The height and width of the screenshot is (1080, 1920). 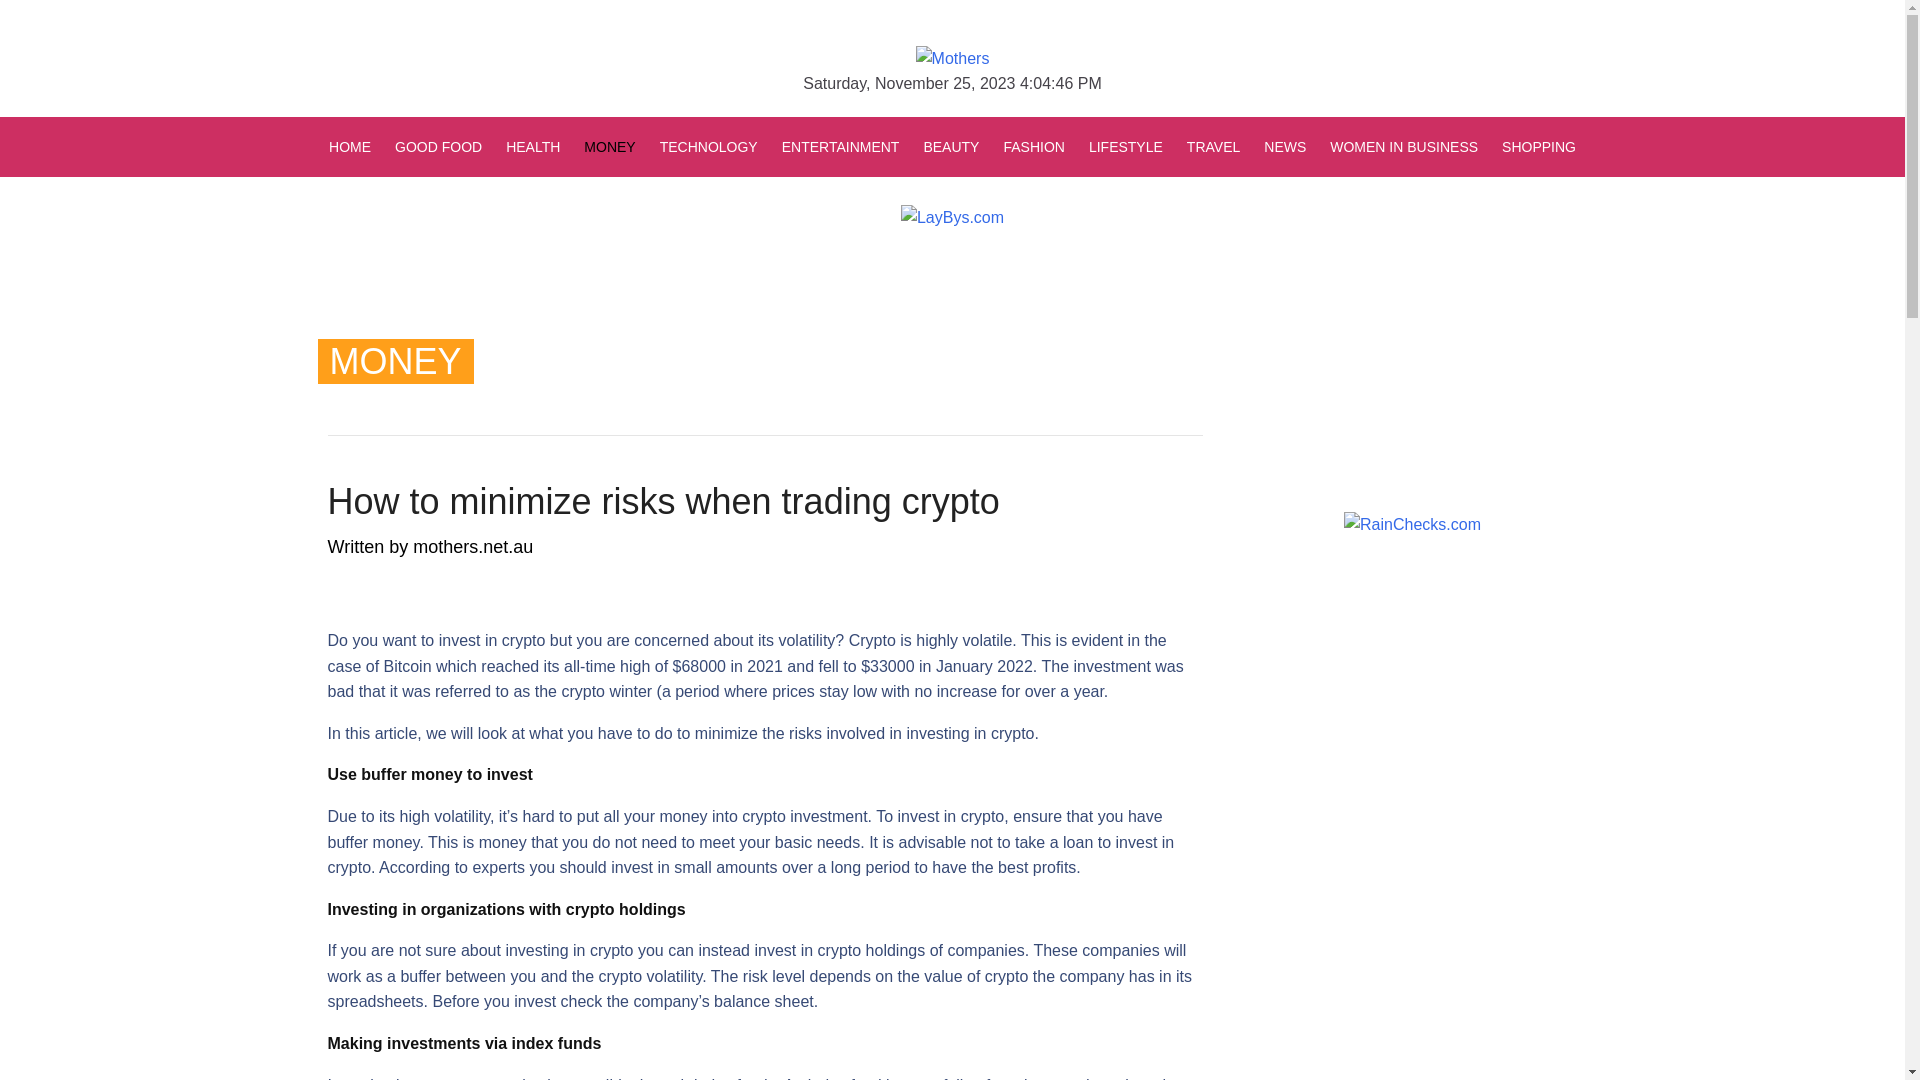 I want to click on 'SHOPPING', so click(x=1531, y=145).